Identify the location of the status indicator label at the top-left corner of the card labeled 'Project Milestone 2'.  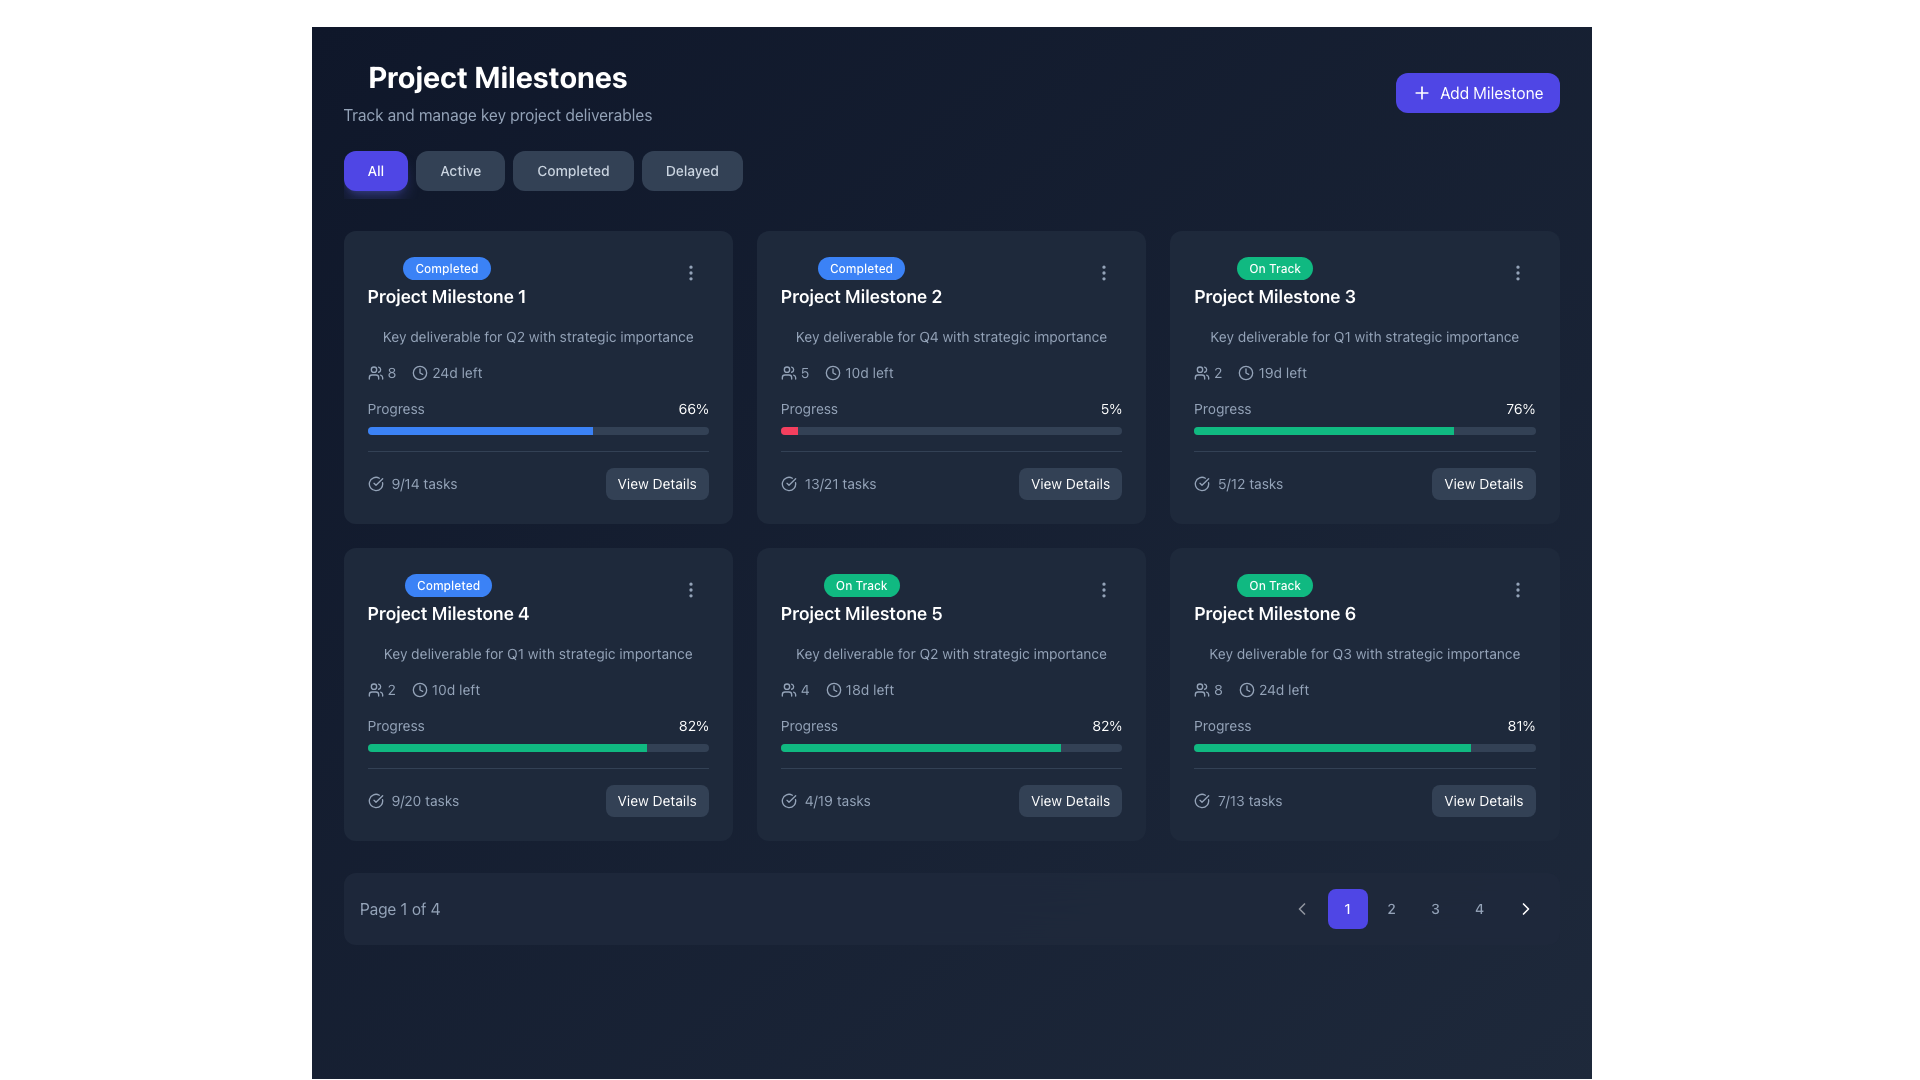
(861, 267).